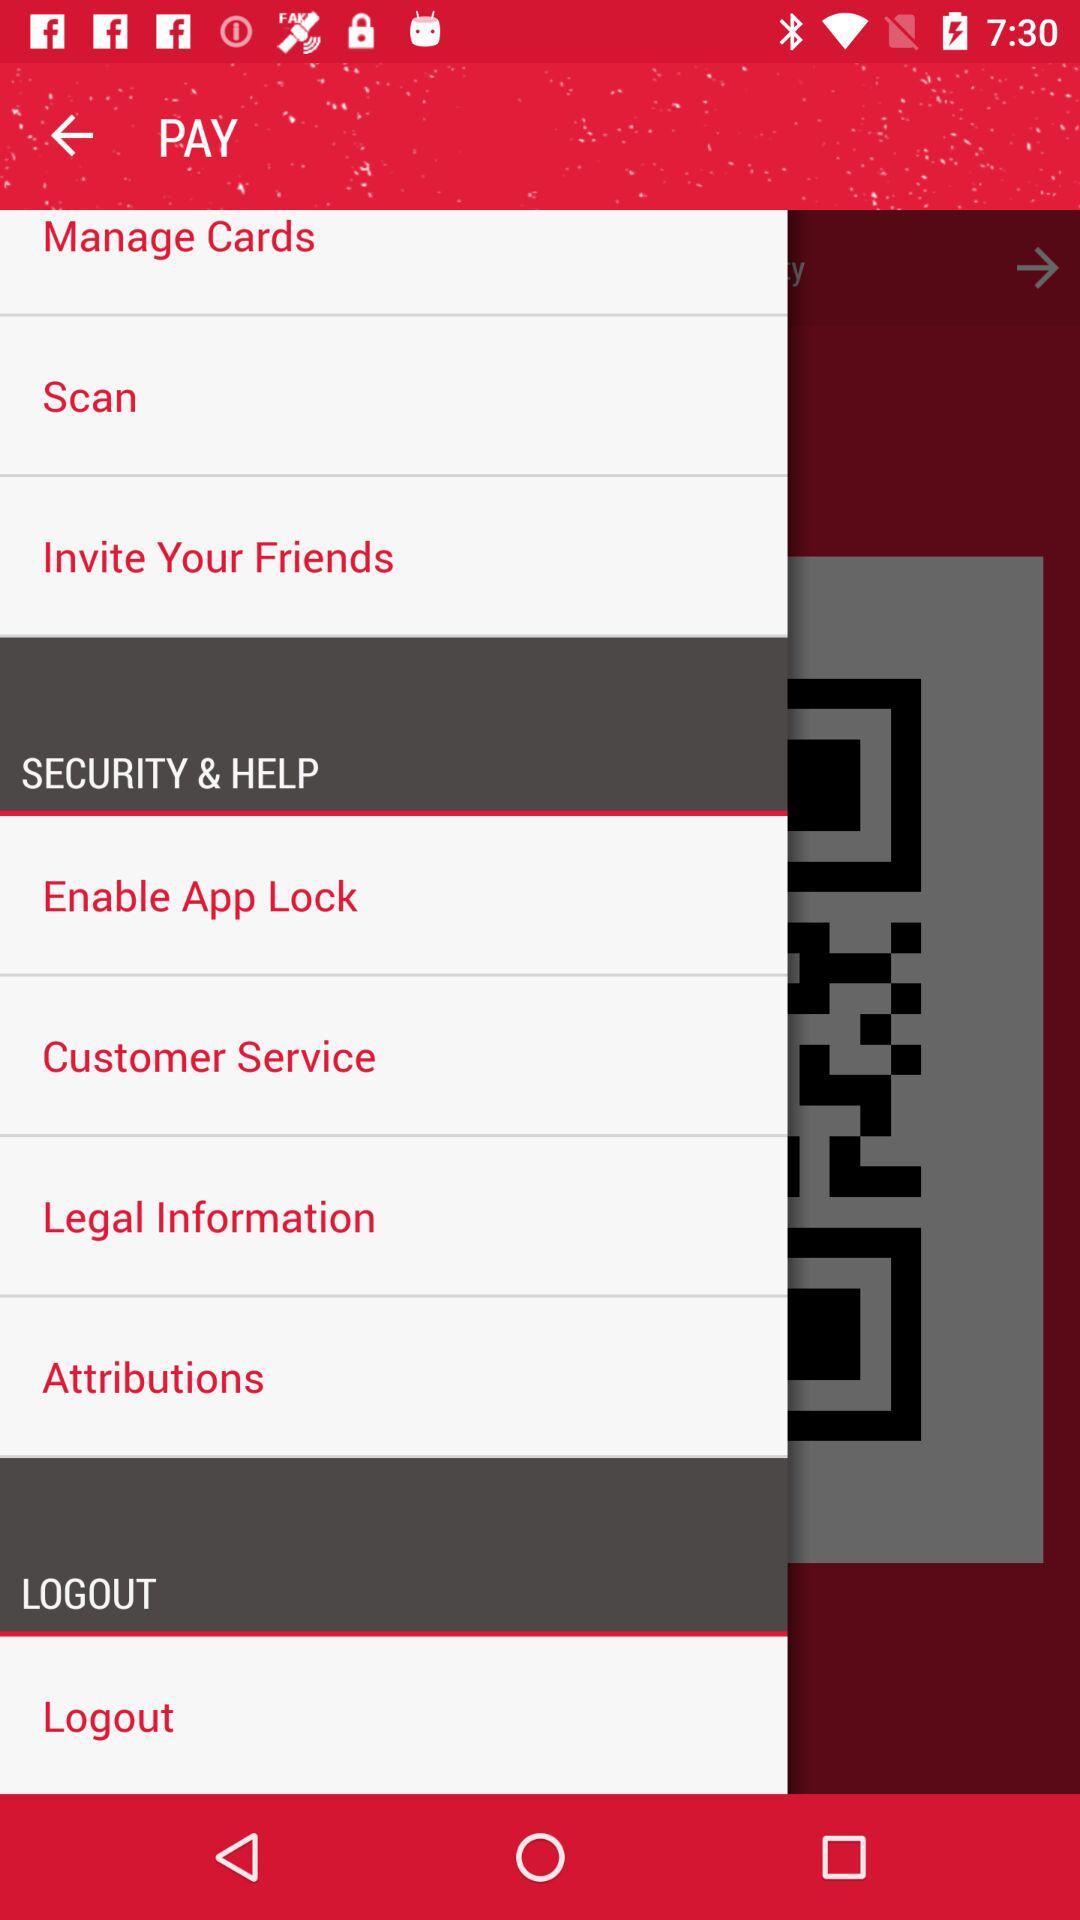  Describe the element at coordinates (72, 135) in the screenshot. I see `the icon above the please add a icon` at that location.